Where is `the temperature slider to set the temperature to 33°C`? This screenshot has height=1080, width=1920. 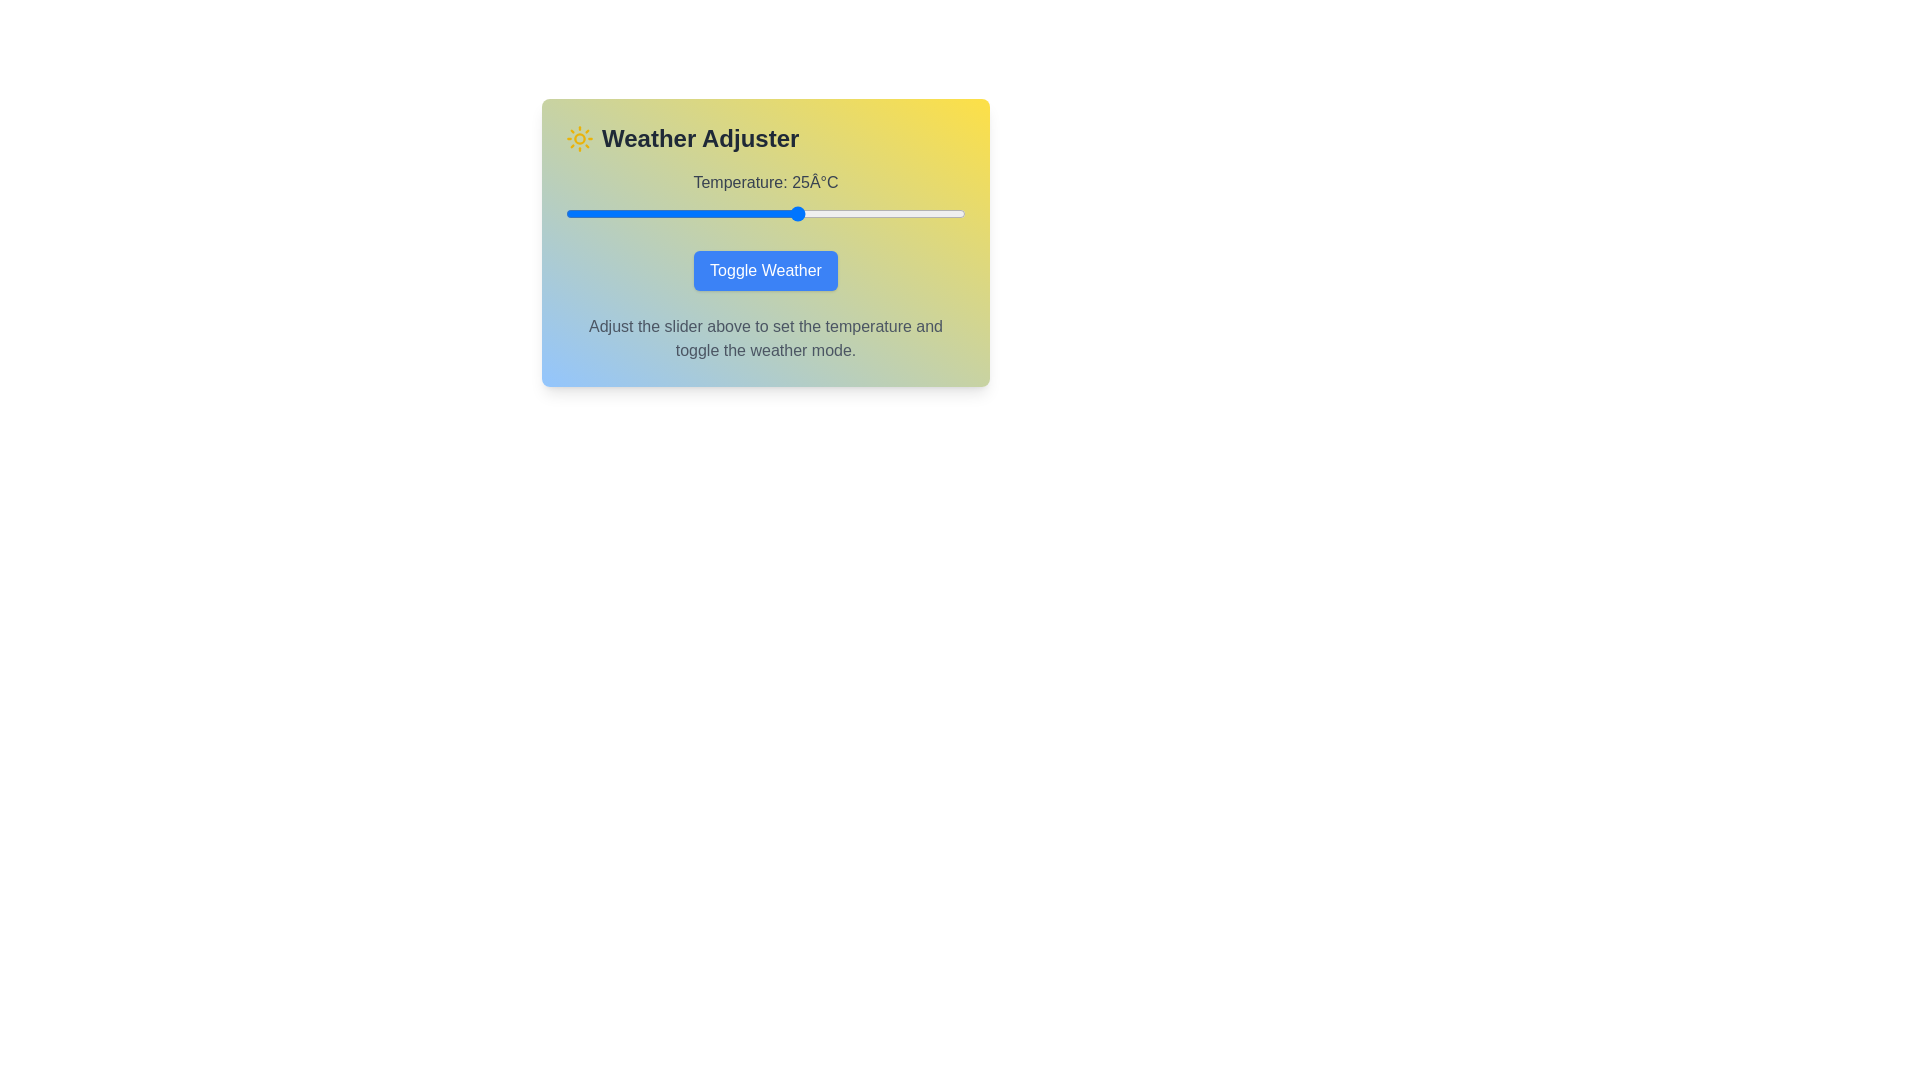 the temperature slider to set the temperature to 33°C is located at coordinates (852, 213).